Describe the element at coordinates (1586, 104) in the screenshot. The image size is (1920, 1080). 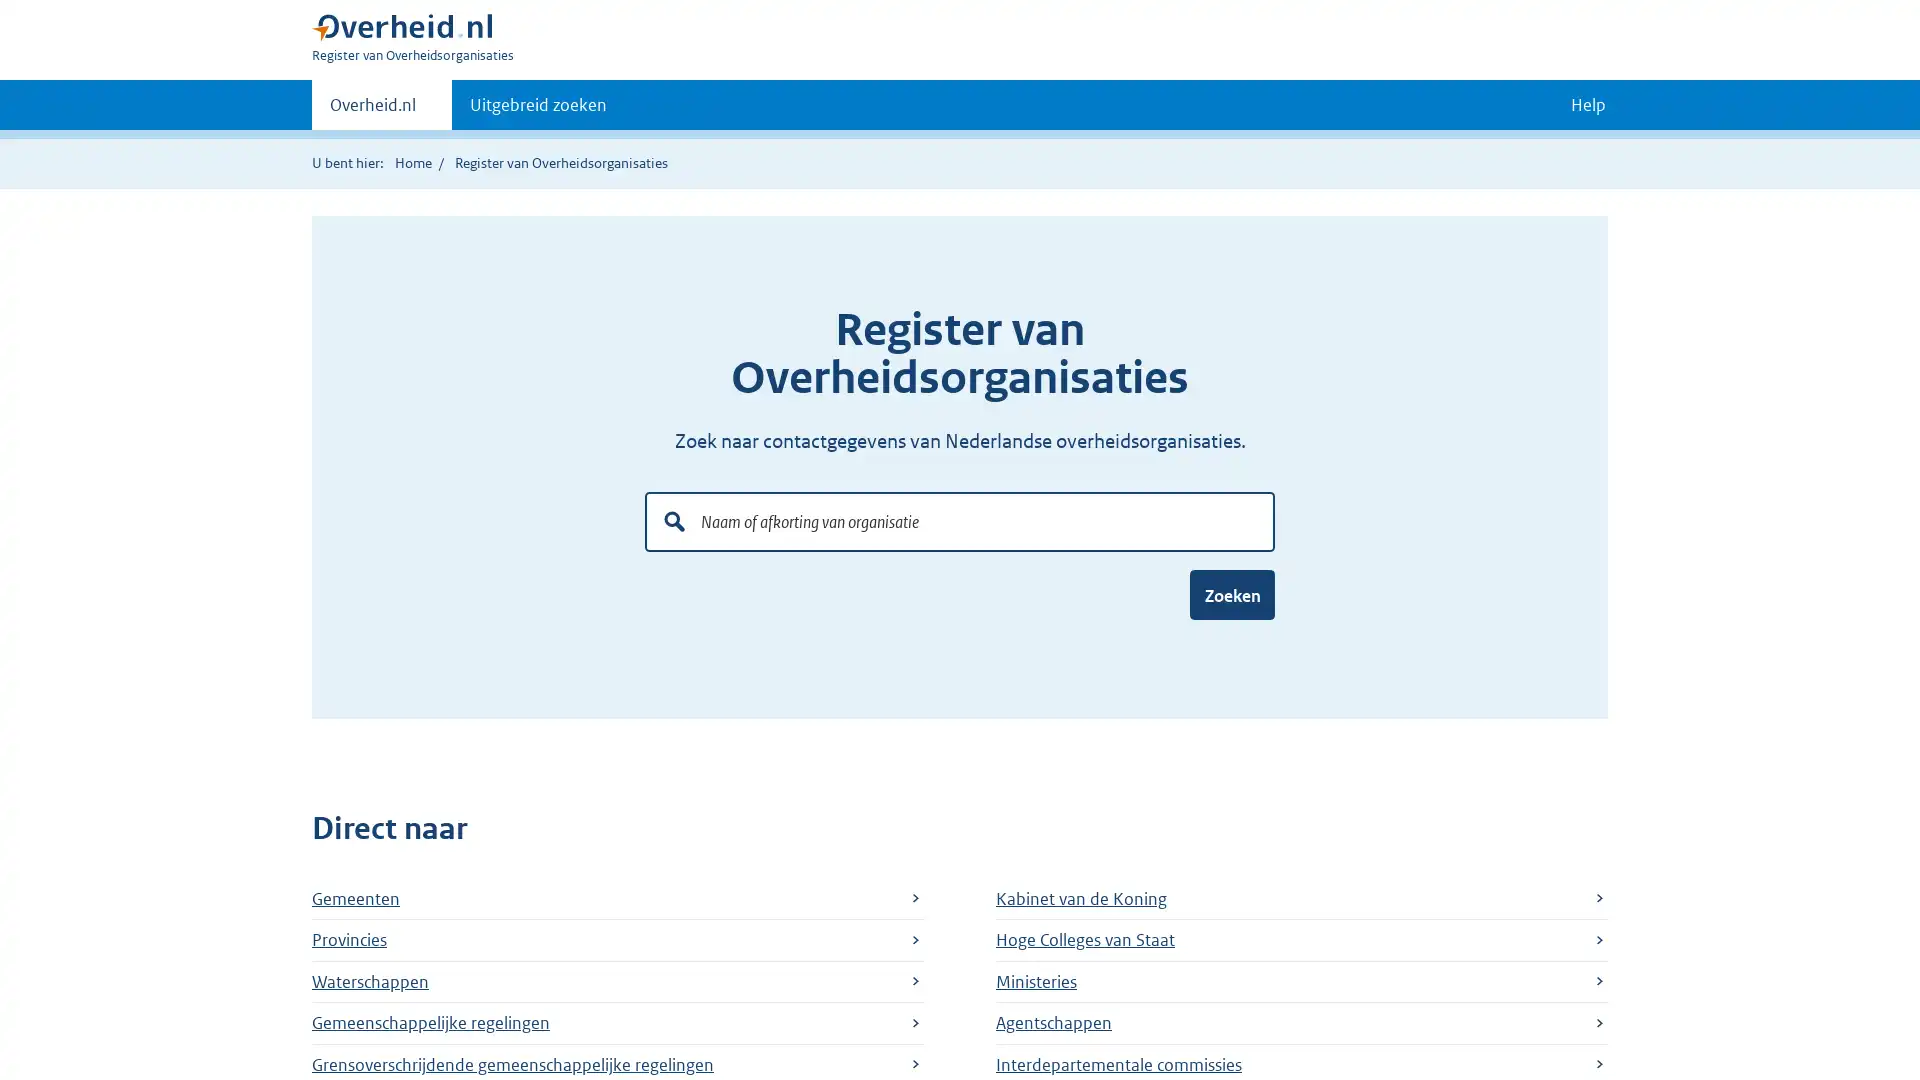
I see `Help` at that location.